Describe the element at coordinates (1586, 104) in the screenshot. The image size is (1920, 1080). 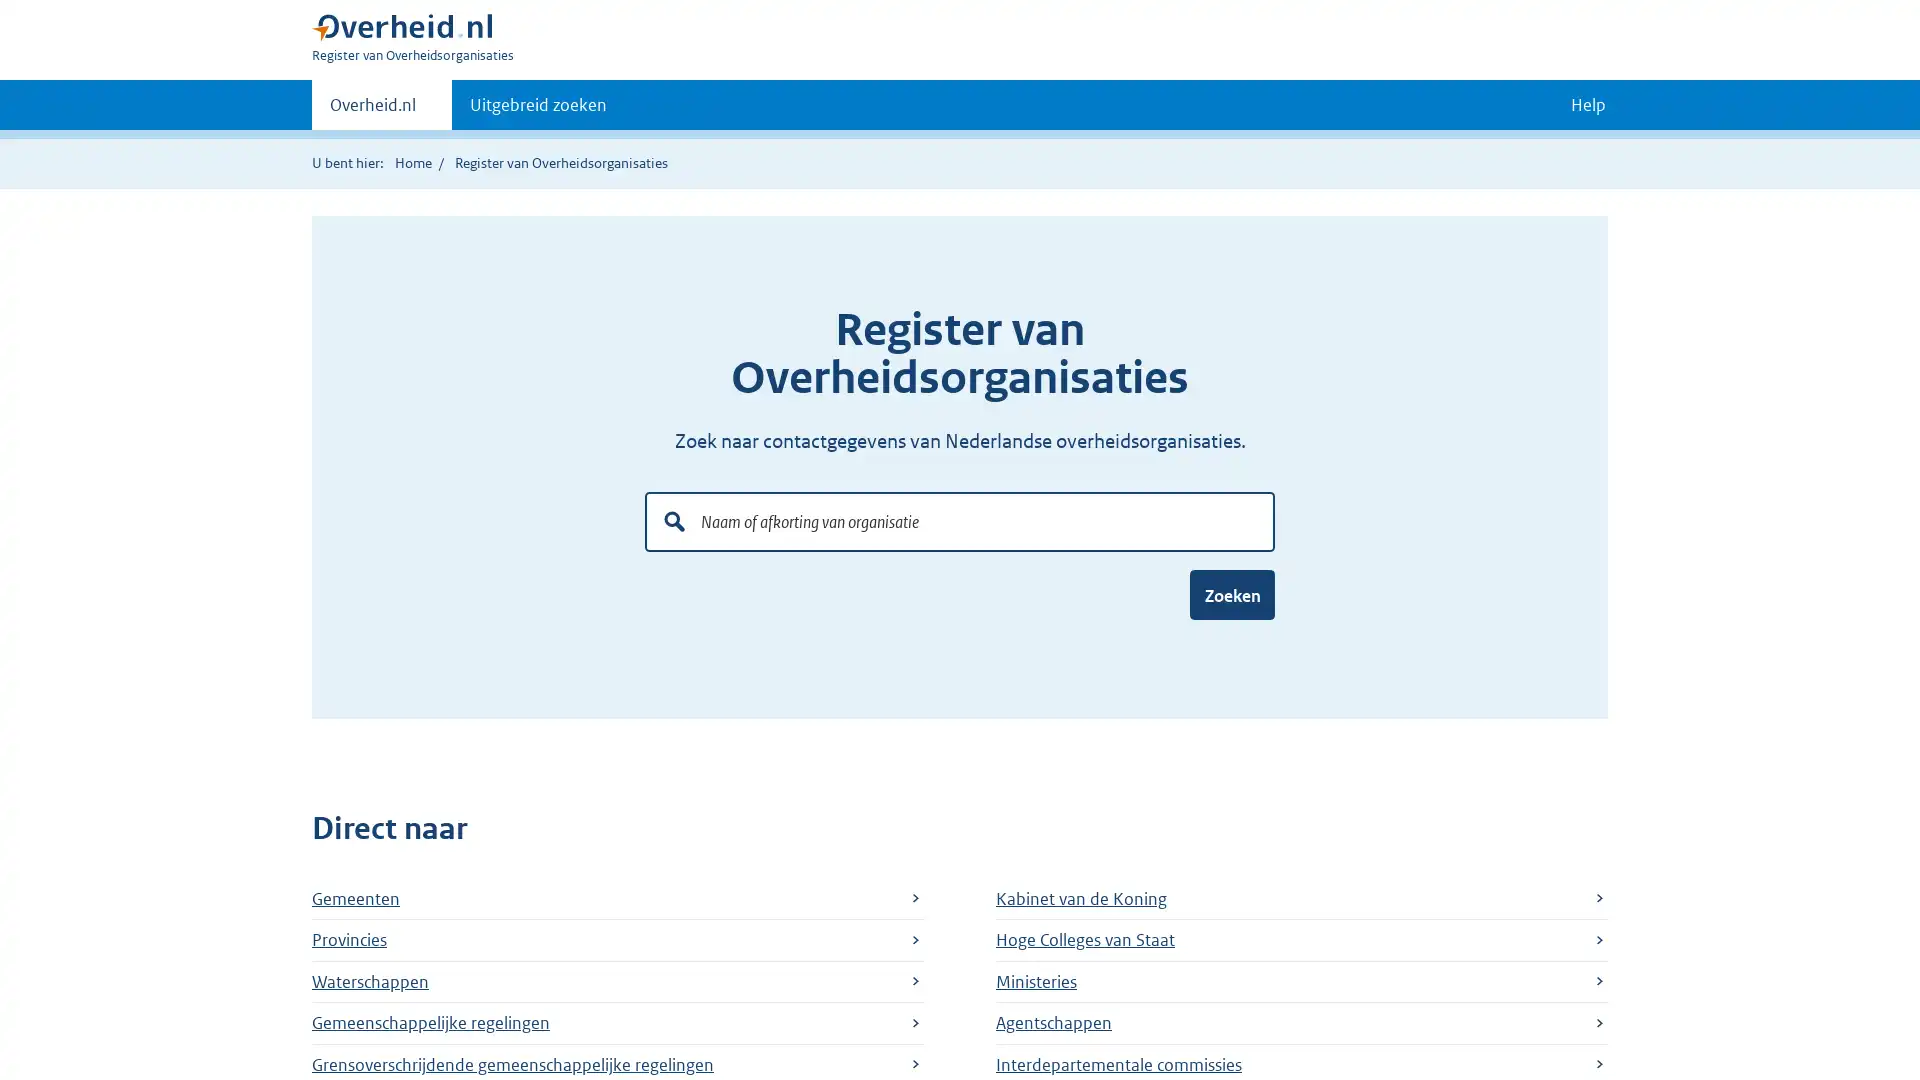
I see `Help` at that location.